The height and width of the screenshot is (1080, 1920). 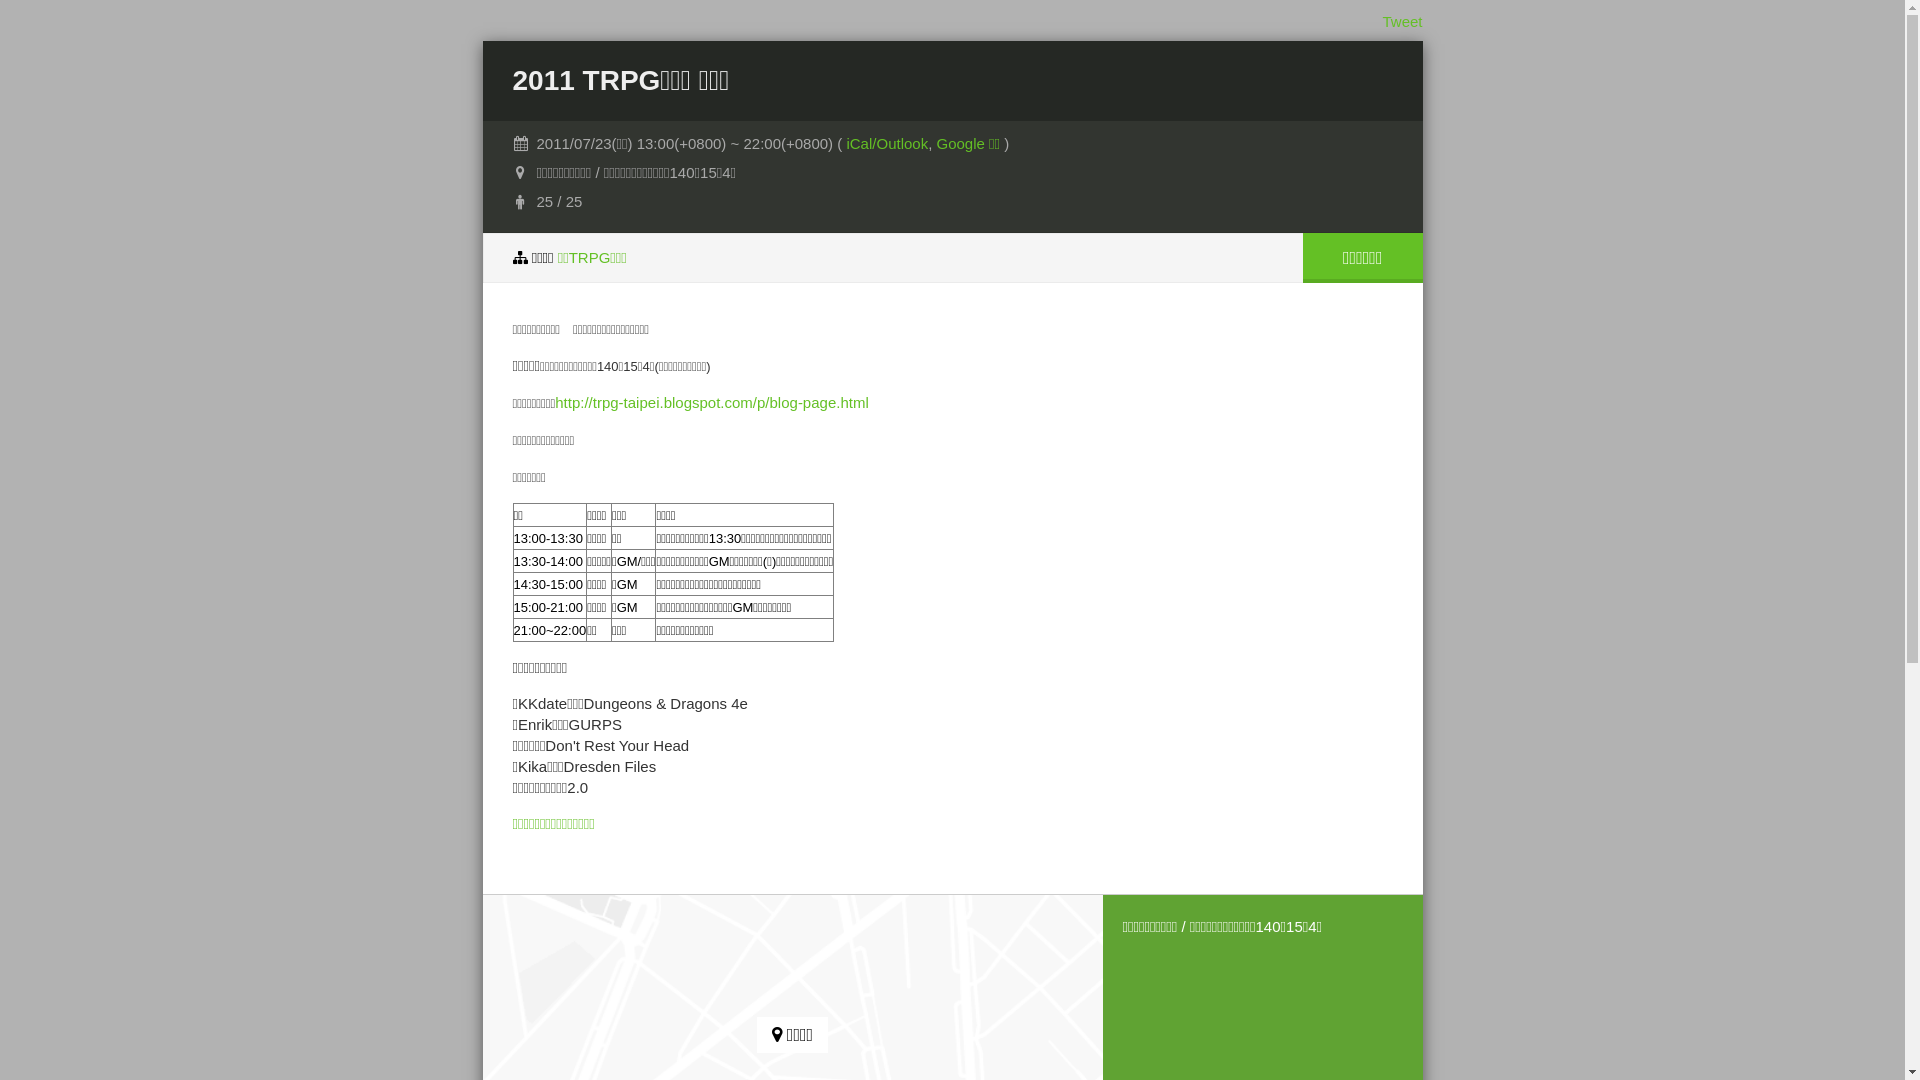 I want to click on 'iCal/Outlook', so click(x=886, y=142).